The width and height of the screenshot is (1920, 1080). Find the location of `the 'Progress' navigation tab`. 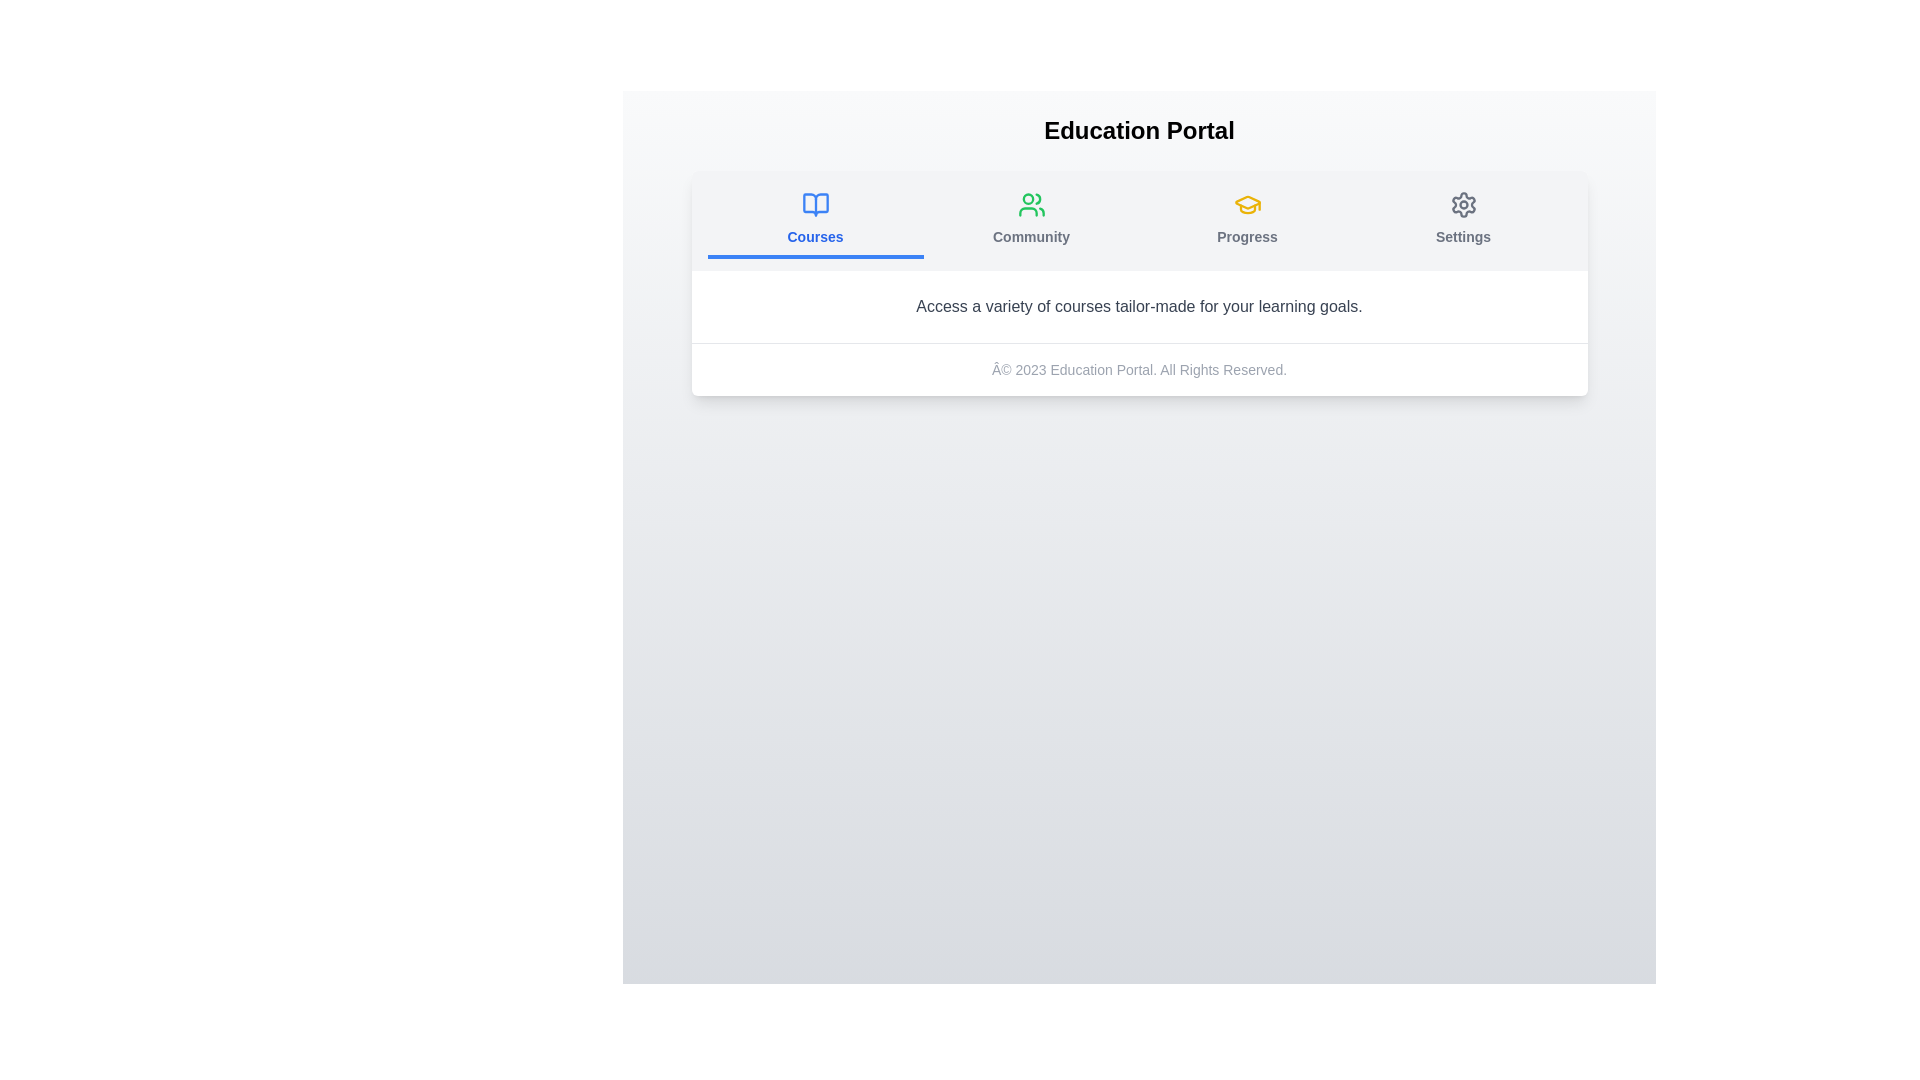

the 'Progress' navigation tab is located at coordinates (1246, 220).